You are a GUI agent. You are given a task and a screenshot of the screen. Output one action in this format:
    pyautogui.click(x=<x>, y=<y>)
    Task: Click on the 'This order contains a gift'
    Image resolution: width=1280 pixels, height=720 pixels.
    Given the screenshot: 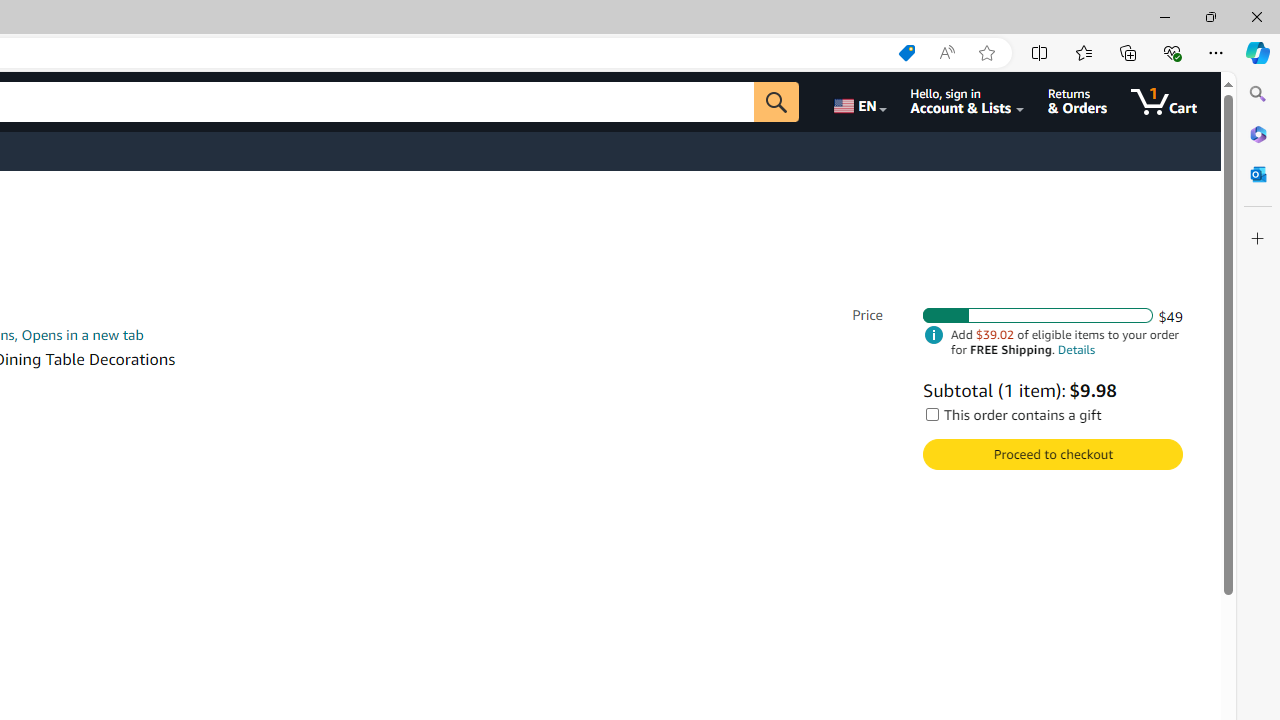 What is the action you would take?
    pyautogui.click(x=931, y=413)
    